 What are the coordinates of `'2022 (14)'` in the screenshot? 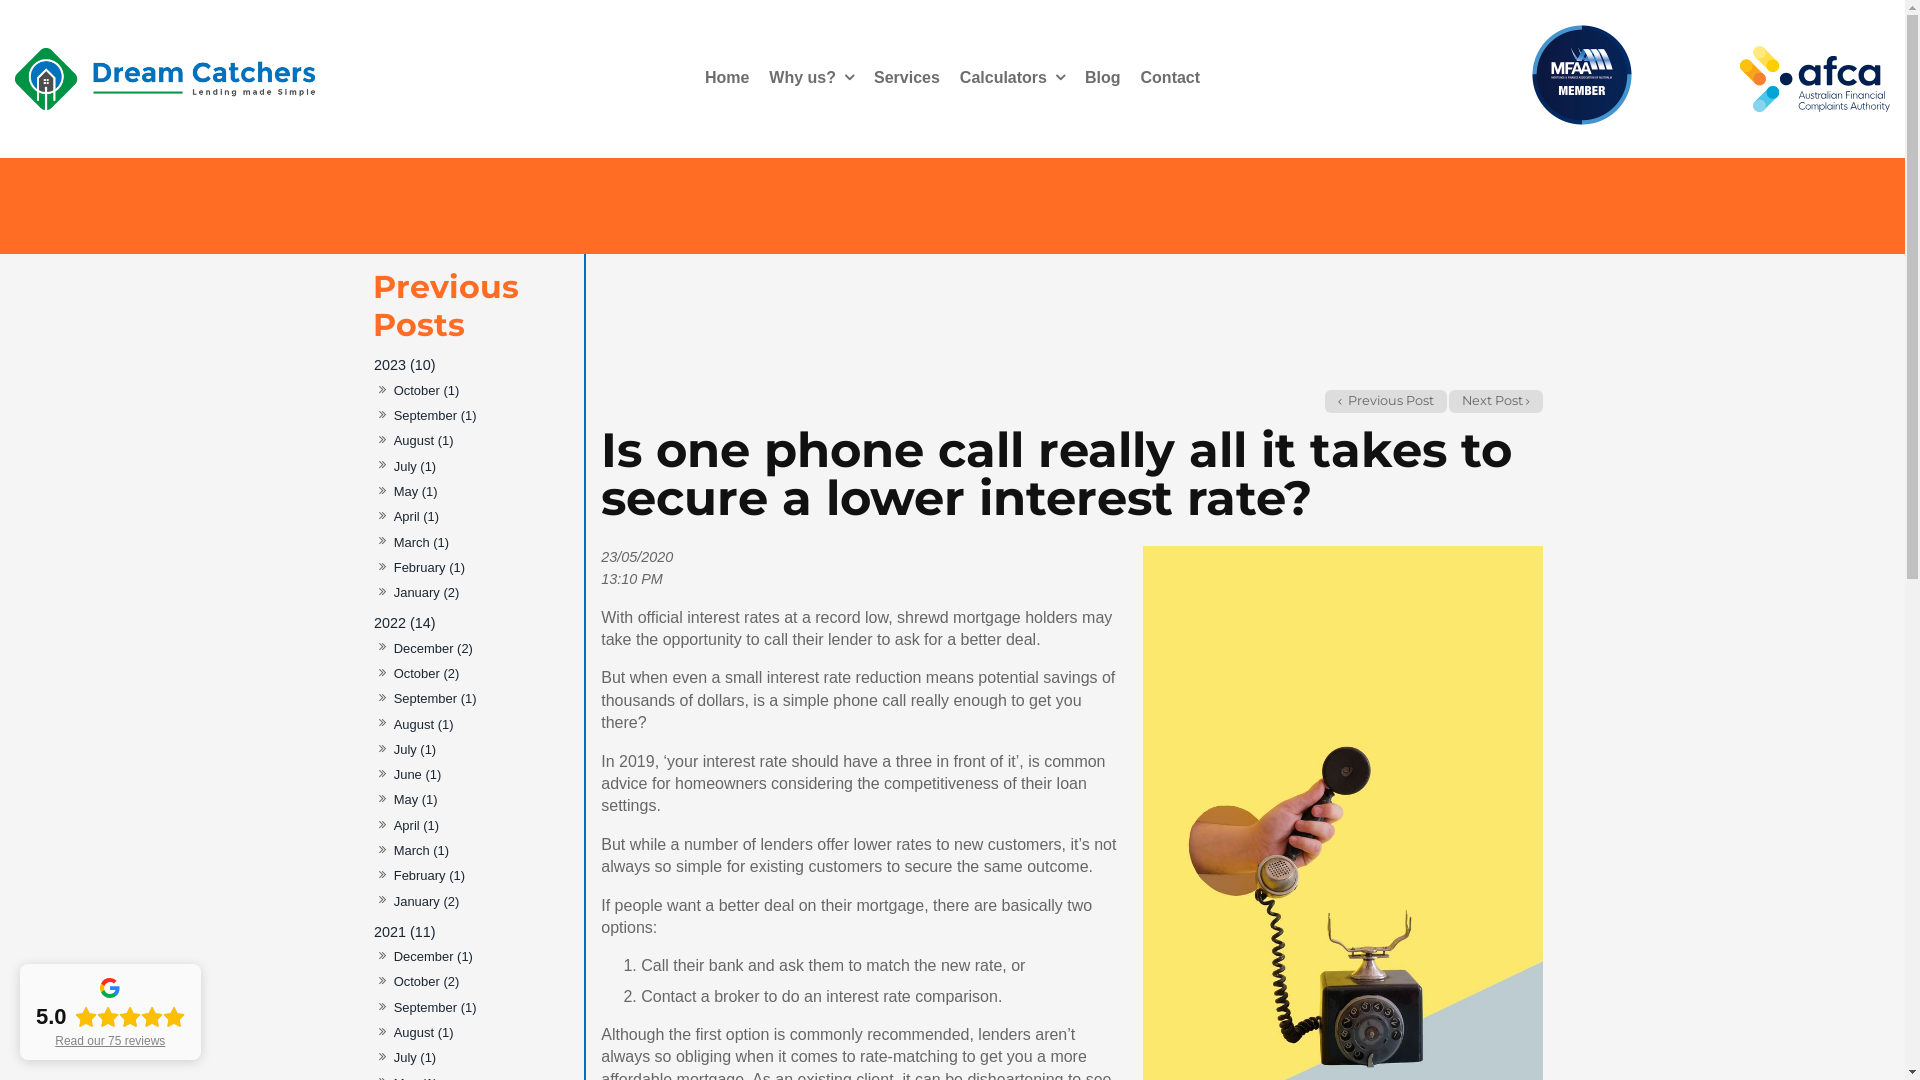 It's located at (472, 622).